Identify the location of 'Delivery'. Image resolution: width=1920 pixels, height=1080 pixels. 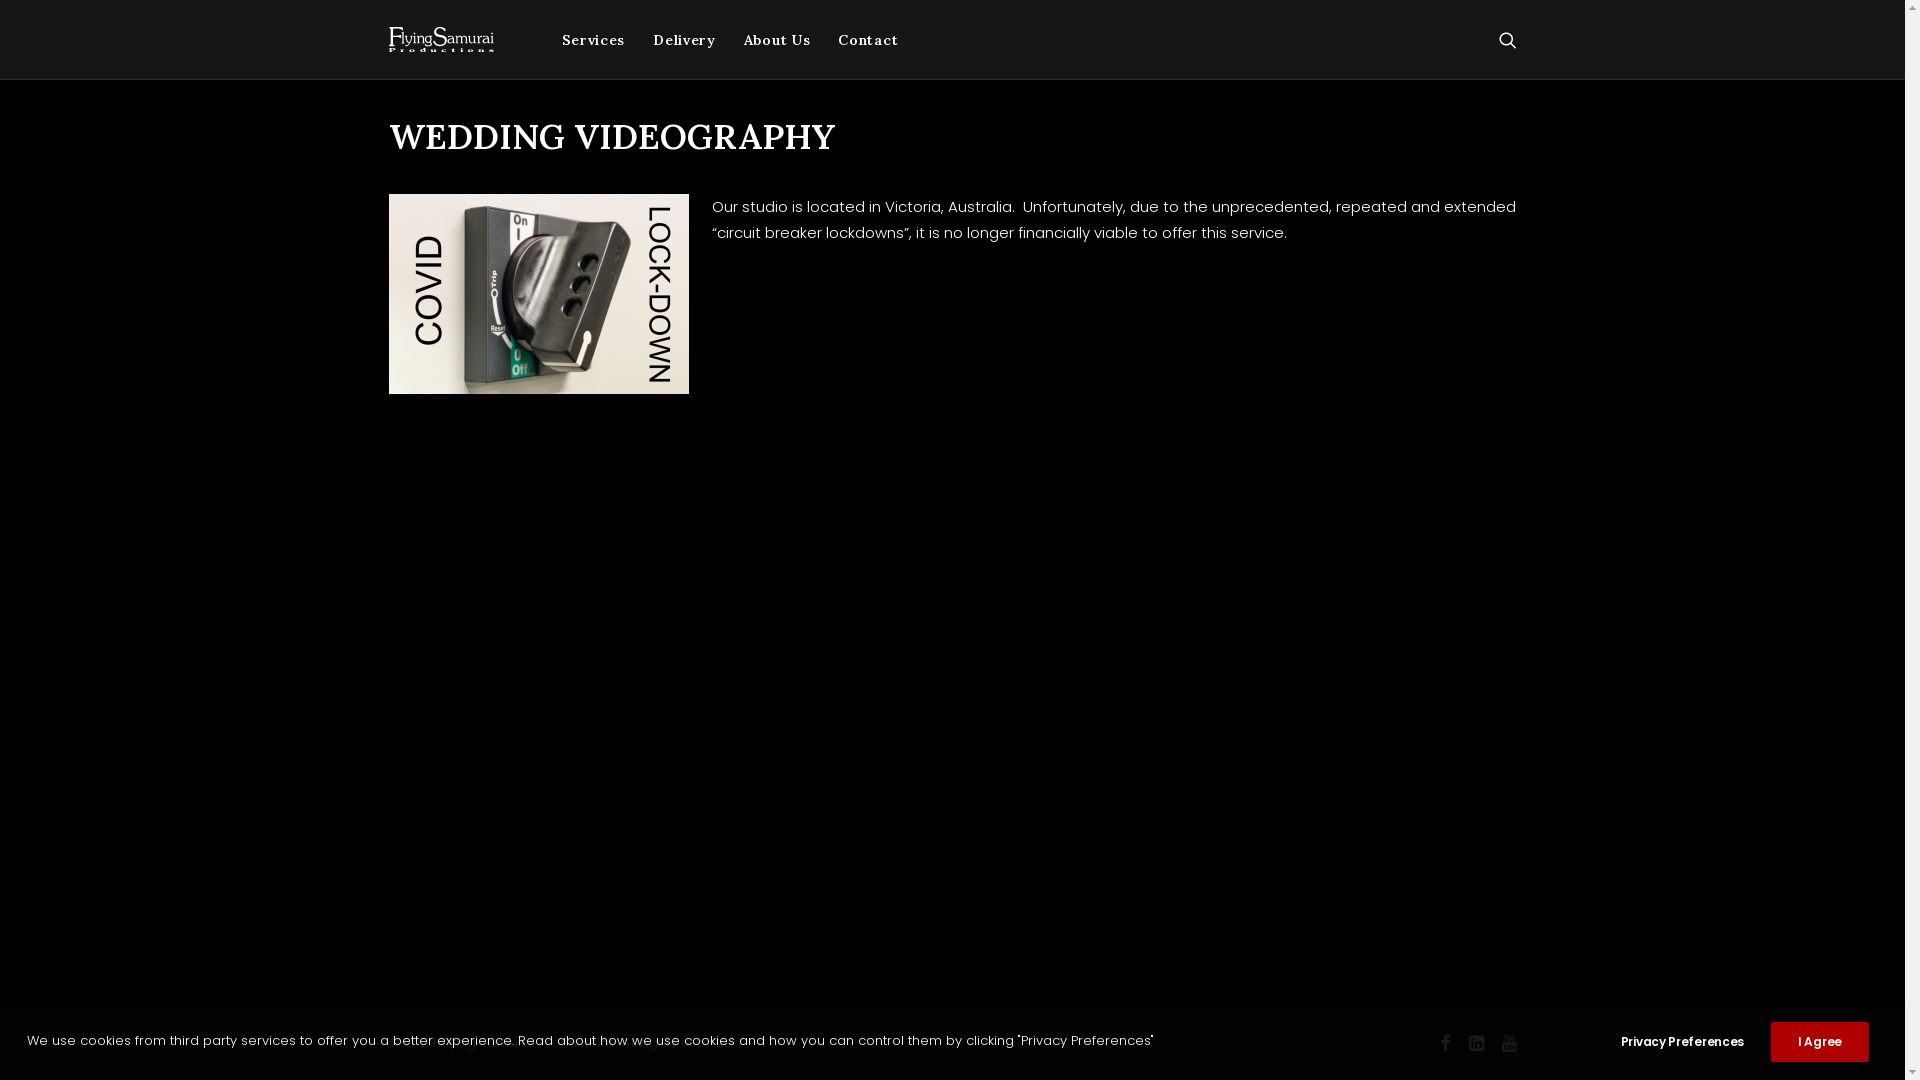
(684, 39).